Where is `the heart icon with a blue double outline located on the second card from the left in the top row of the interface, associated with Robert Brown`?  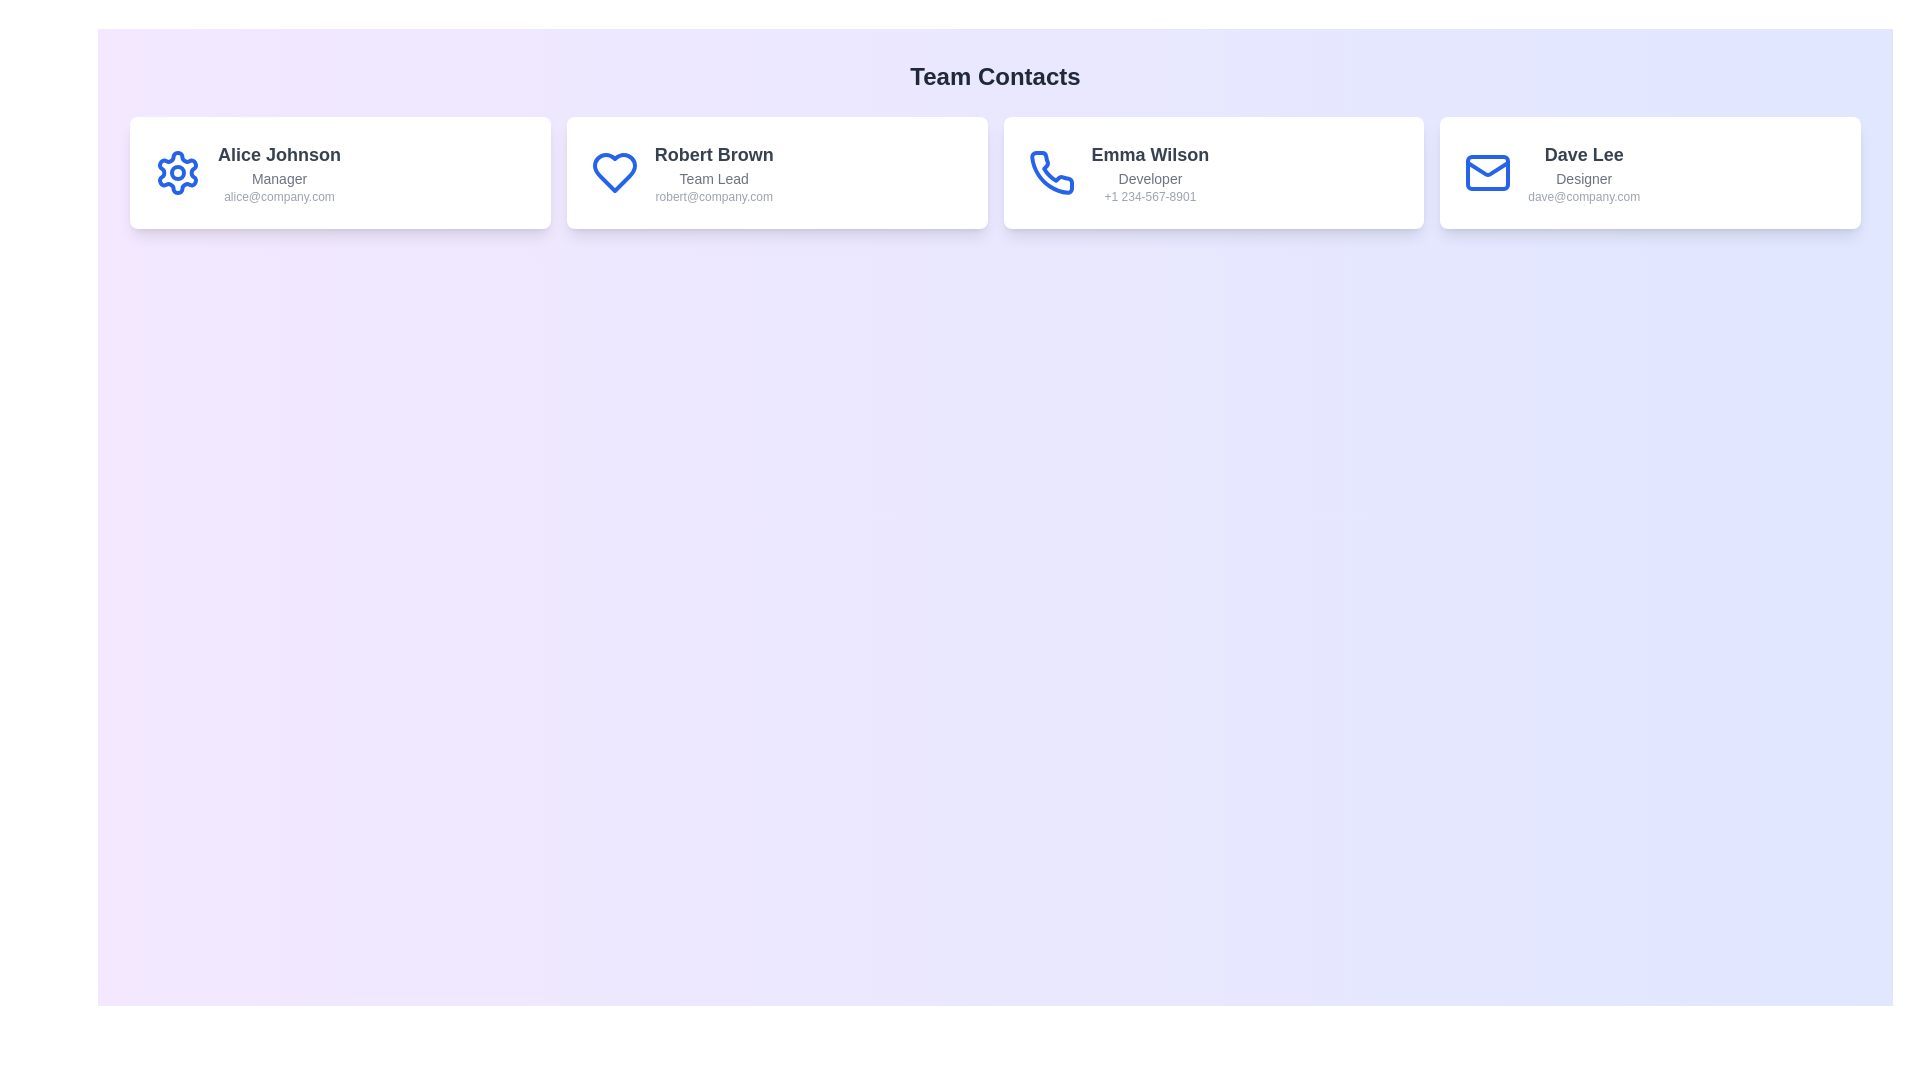
the heart icon with a blue double outline located on the second card from the left in the top row of the interface, associated with Robert Brown is located at coordinates (613, 172).